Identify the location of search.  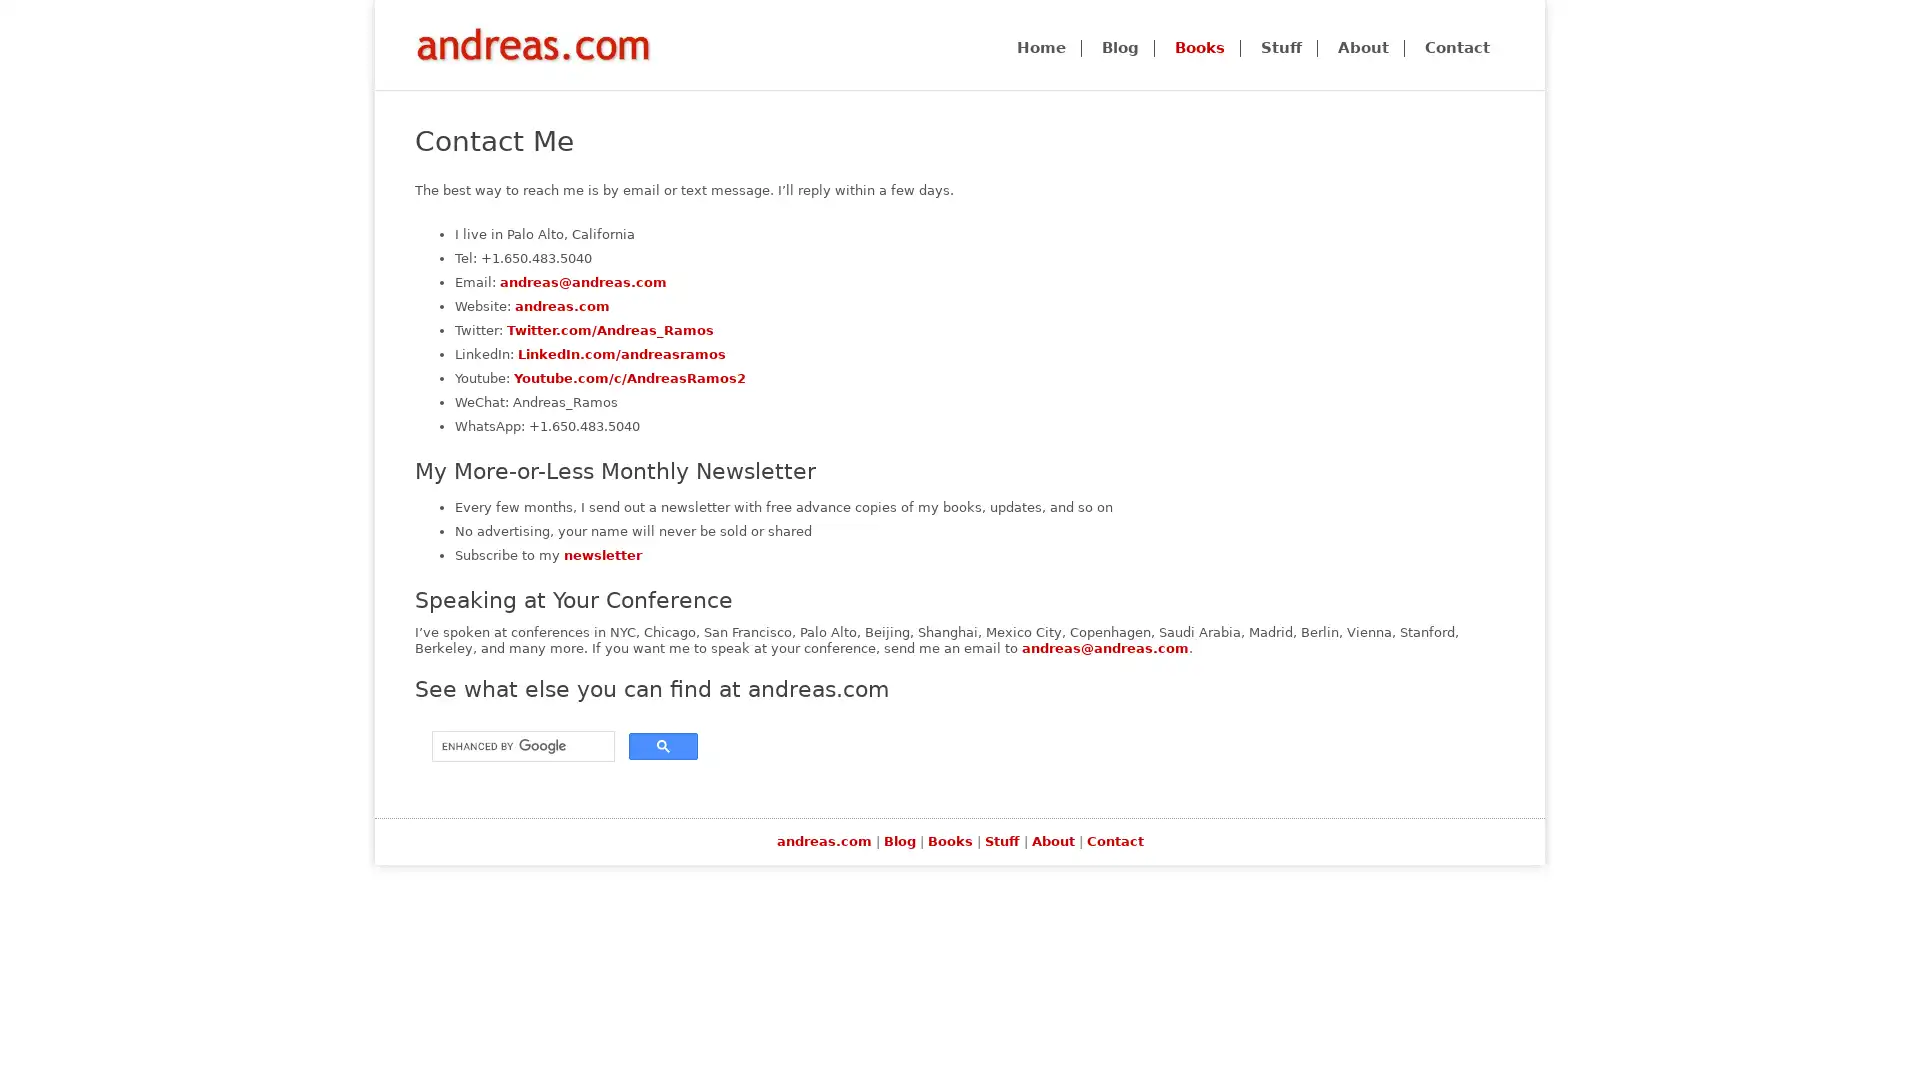
(663, 745).